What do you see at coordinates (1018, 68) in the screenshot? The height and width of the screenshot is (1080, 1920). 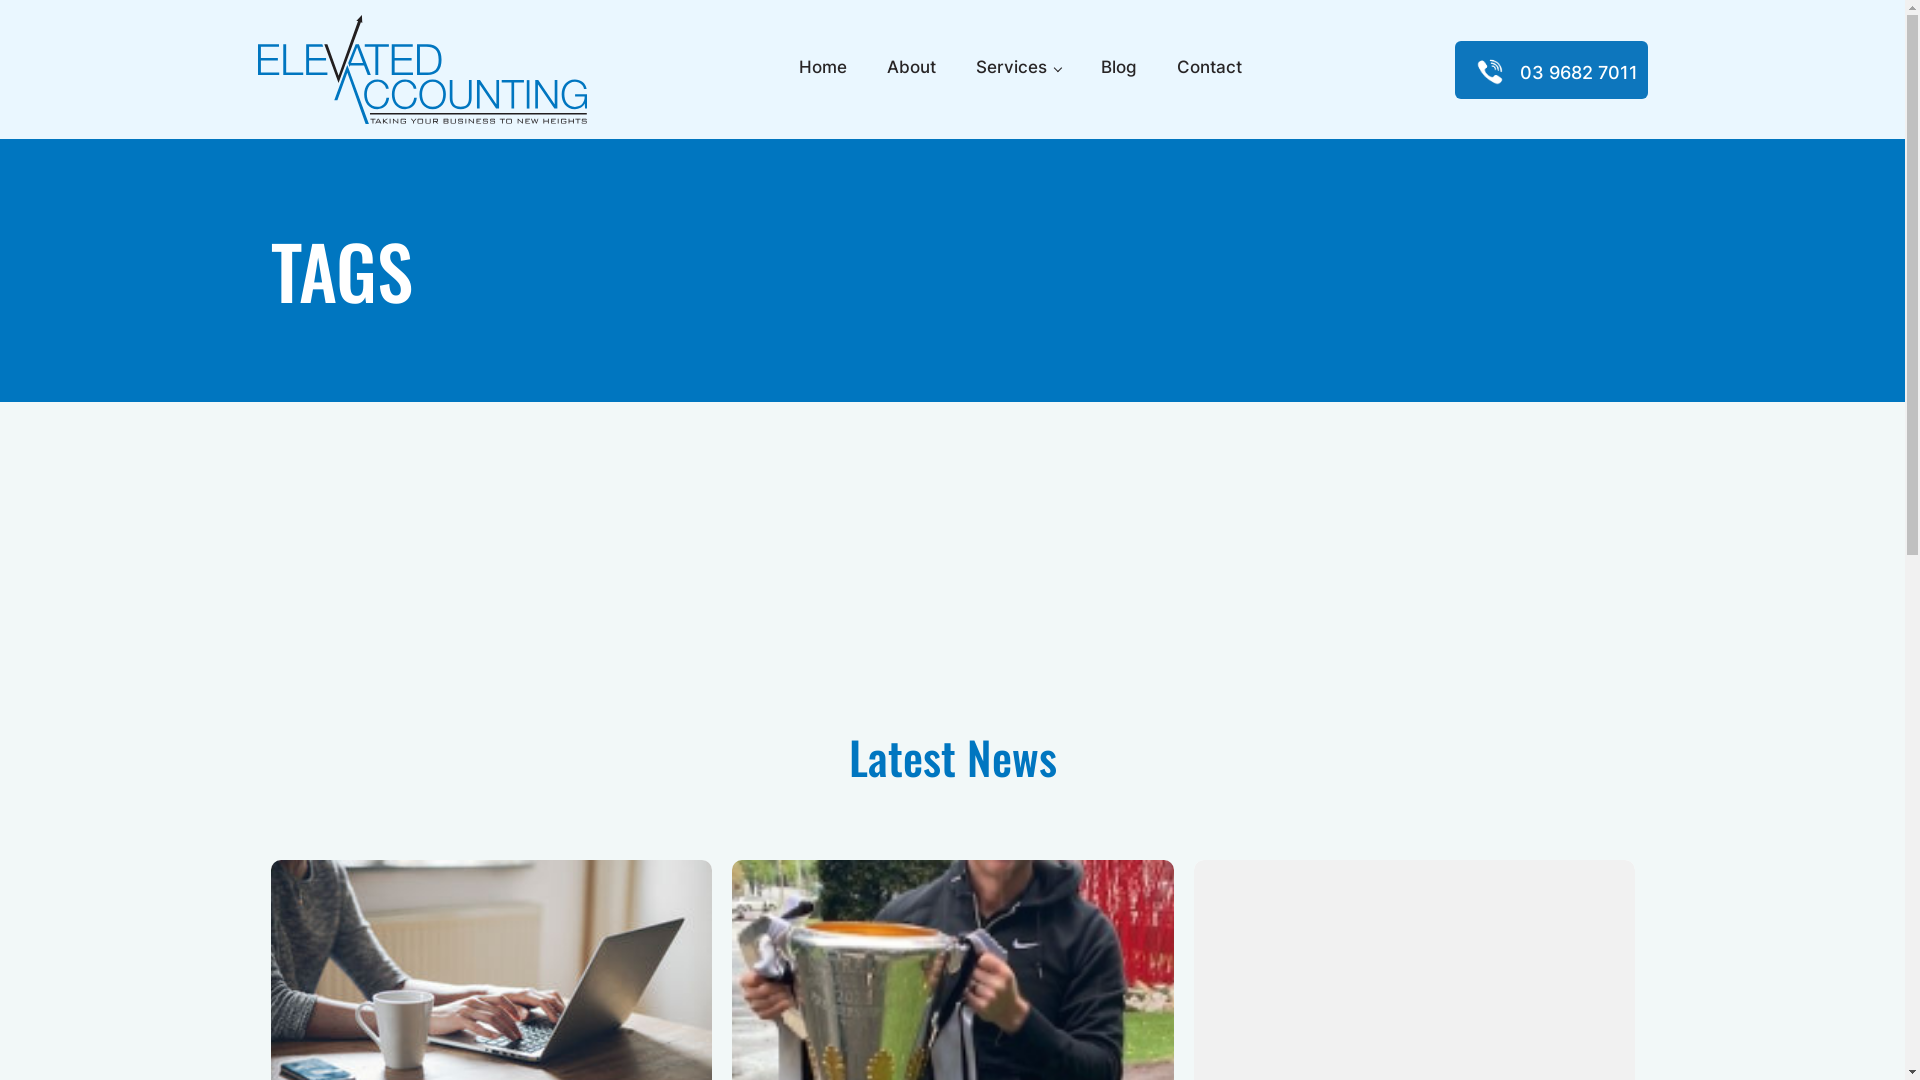 I see `'Services'` at bounding box center [1018, 68].